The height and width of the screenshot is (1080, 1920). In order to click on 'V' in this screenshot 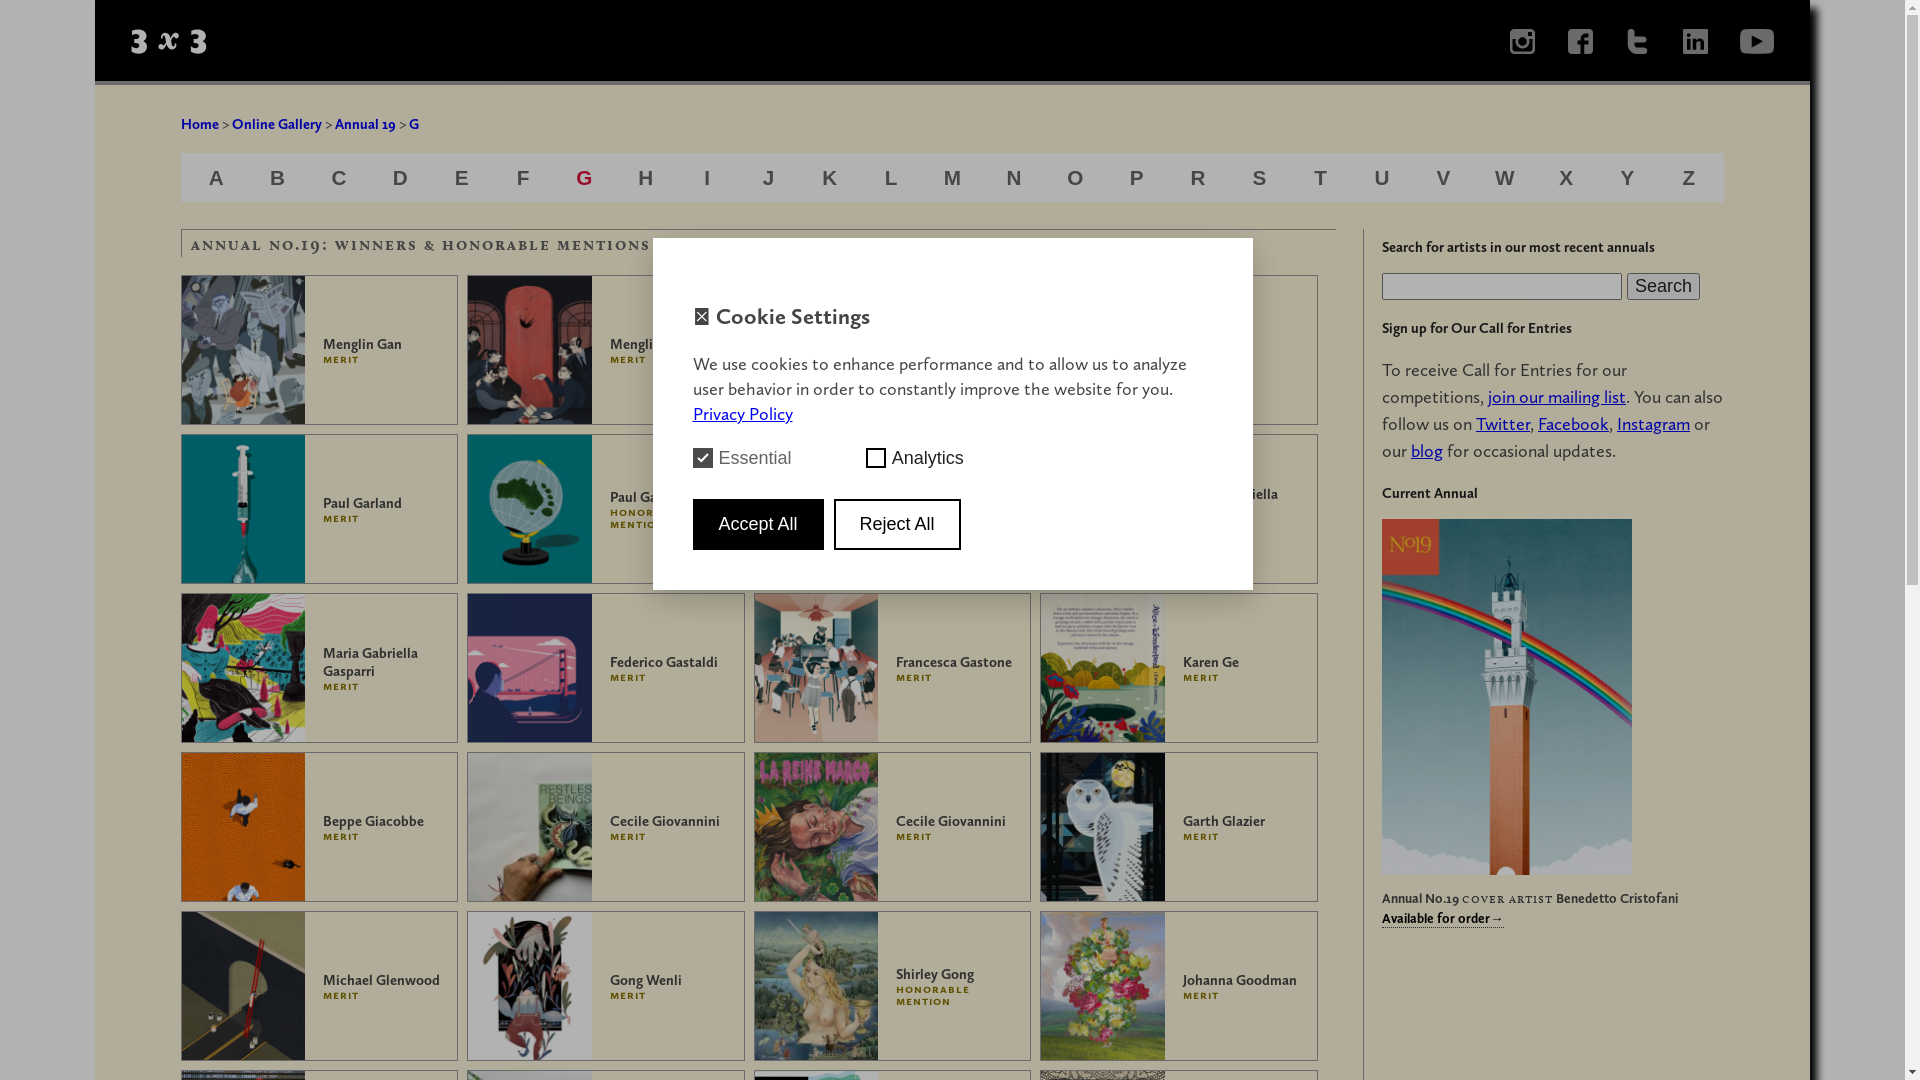, I will do `click(1443, 176)`.